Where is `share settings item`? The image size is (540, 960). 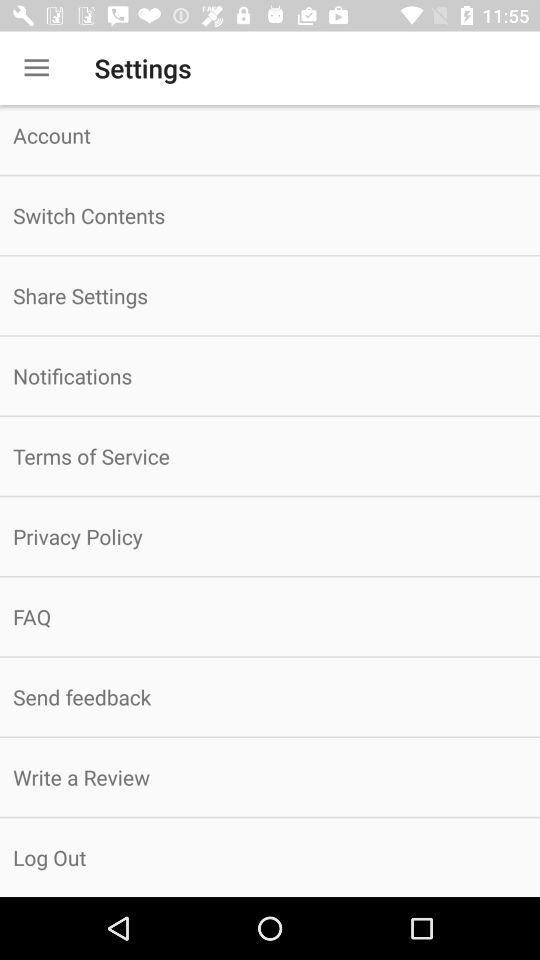
share settings item is located at coordinates (270, 294).